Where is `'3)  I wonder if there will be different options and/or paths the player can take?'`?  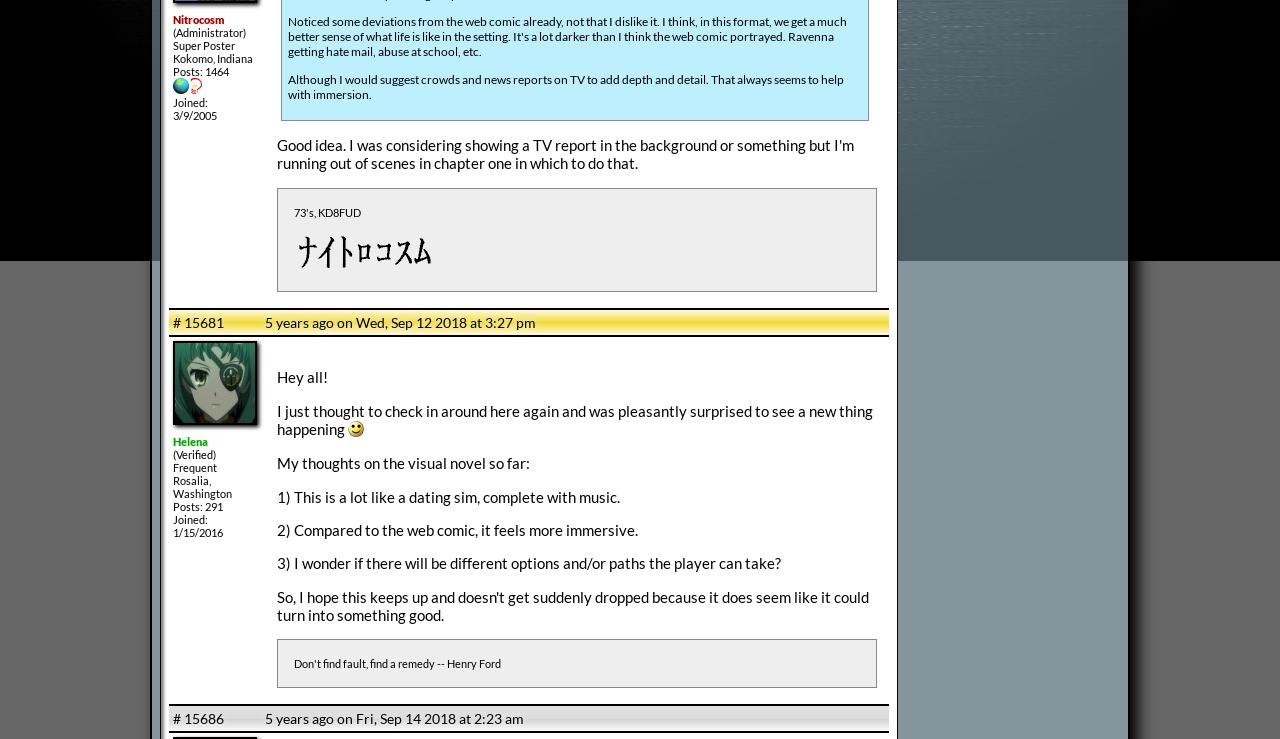 '3)  I wonder if there will be different options and/or paths the player can take?' is located at coordinates (529, 561).